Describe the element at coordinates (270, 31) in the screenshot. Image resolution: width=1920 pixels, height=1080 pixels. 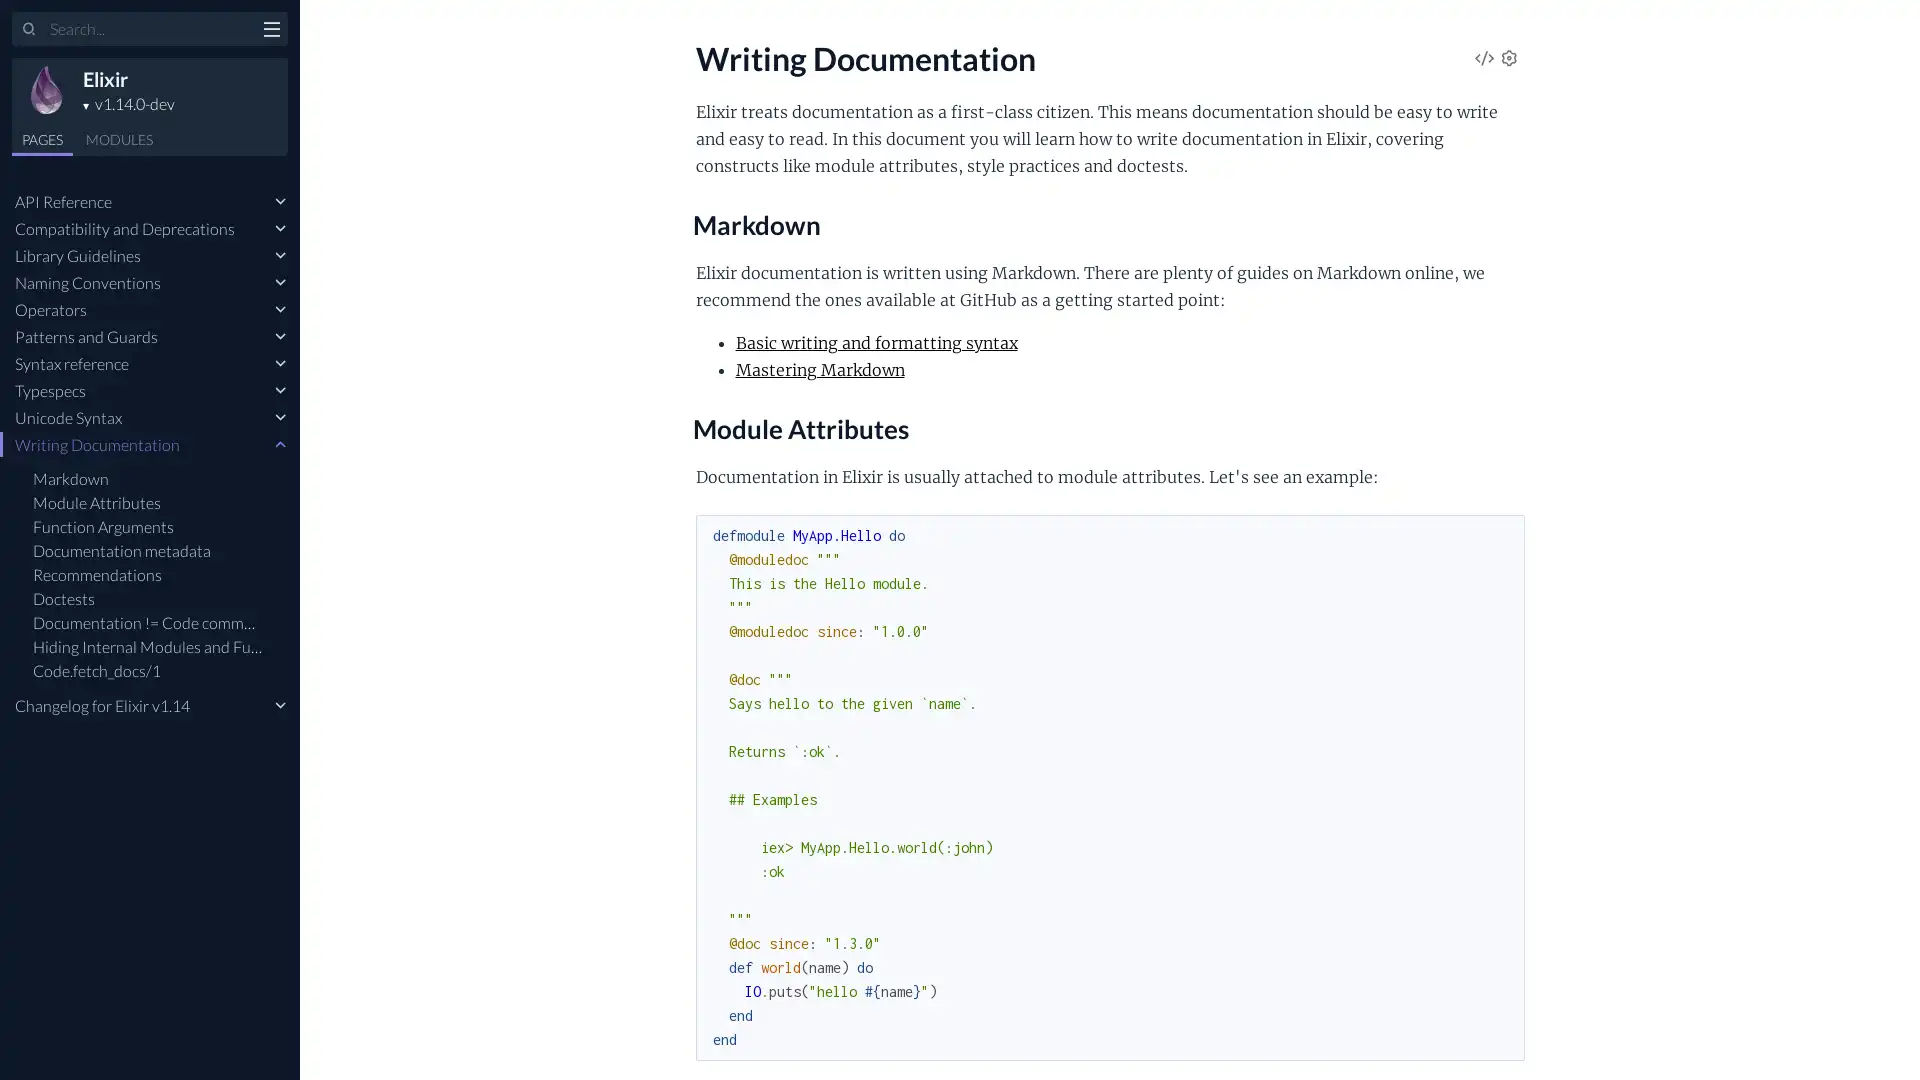
I see `toggle sidebar` at that location.